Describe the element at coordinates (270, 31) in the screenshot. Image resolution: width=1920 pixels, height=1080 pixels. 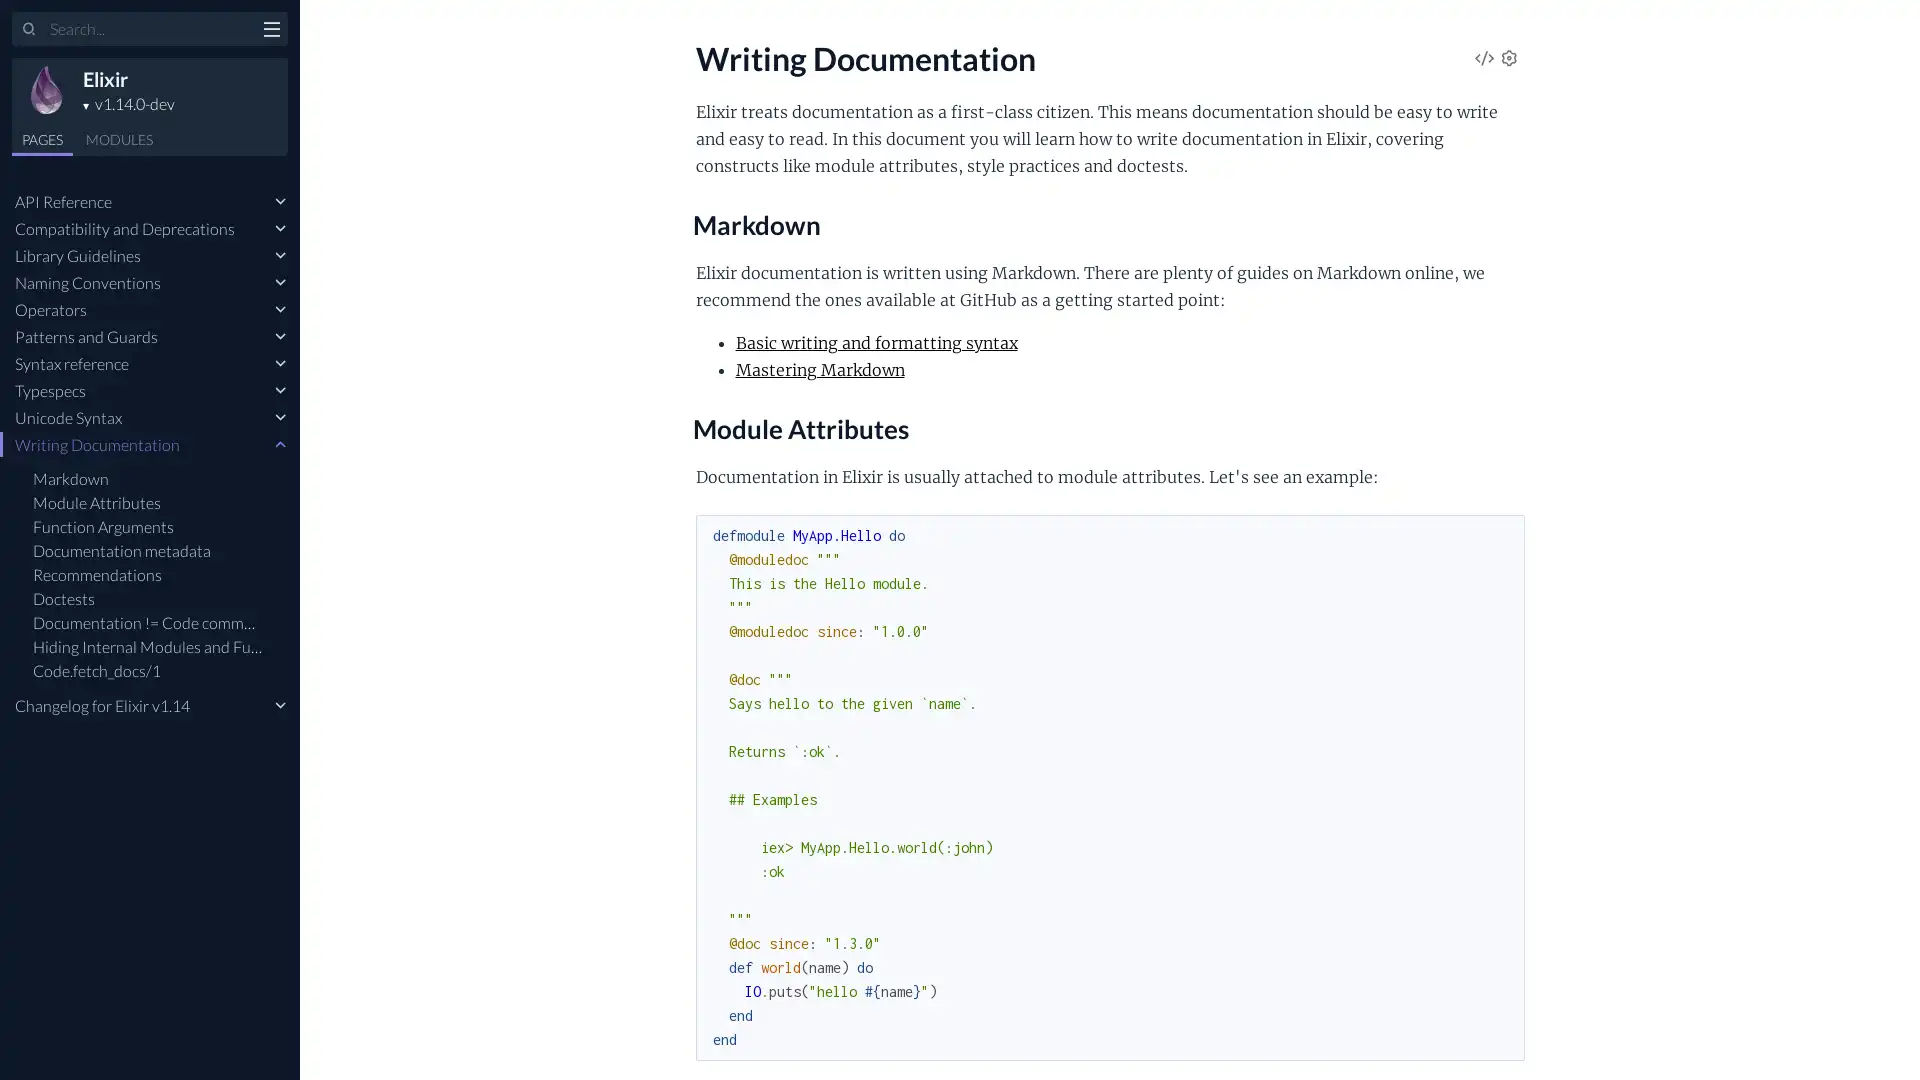
I see `toggle sidebar` at that location.